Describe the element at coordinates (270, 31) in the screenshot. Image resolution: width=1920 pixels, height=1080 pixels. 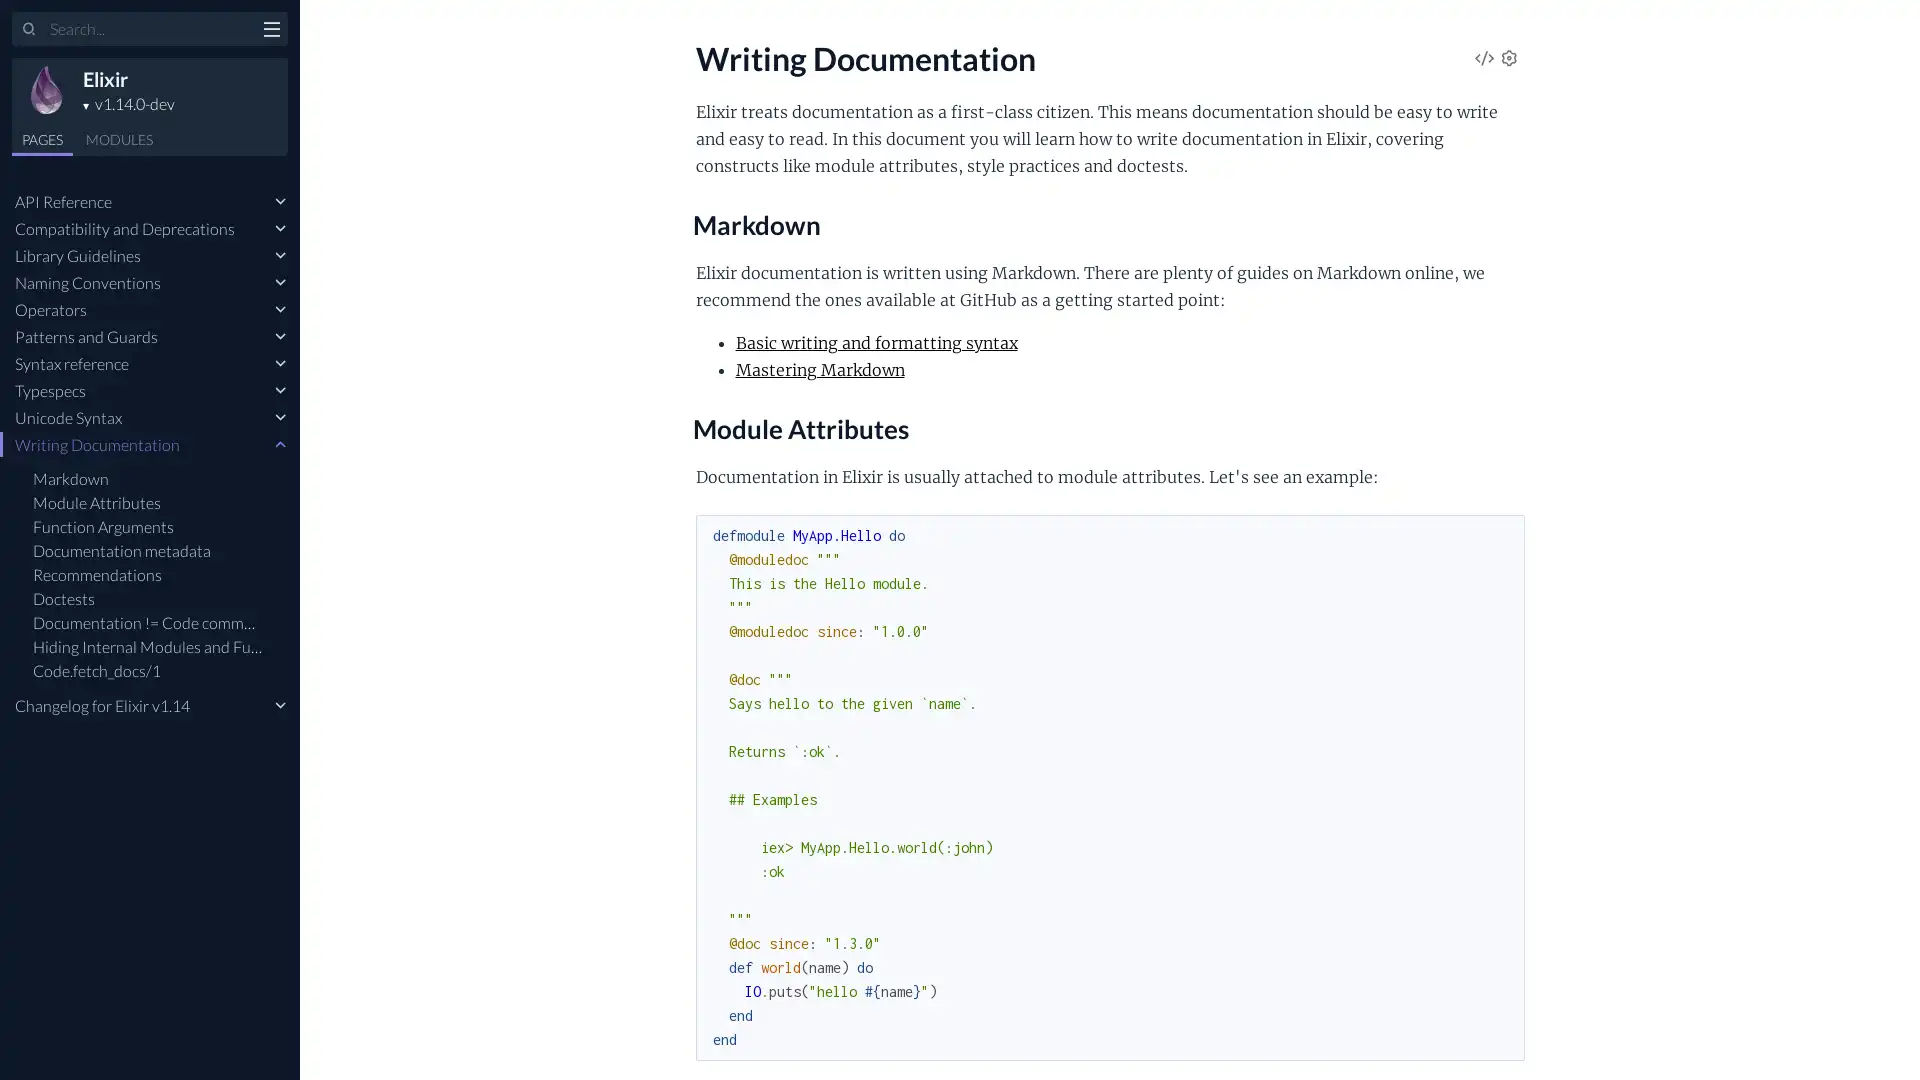
I see `toggle sidebar` at that location.